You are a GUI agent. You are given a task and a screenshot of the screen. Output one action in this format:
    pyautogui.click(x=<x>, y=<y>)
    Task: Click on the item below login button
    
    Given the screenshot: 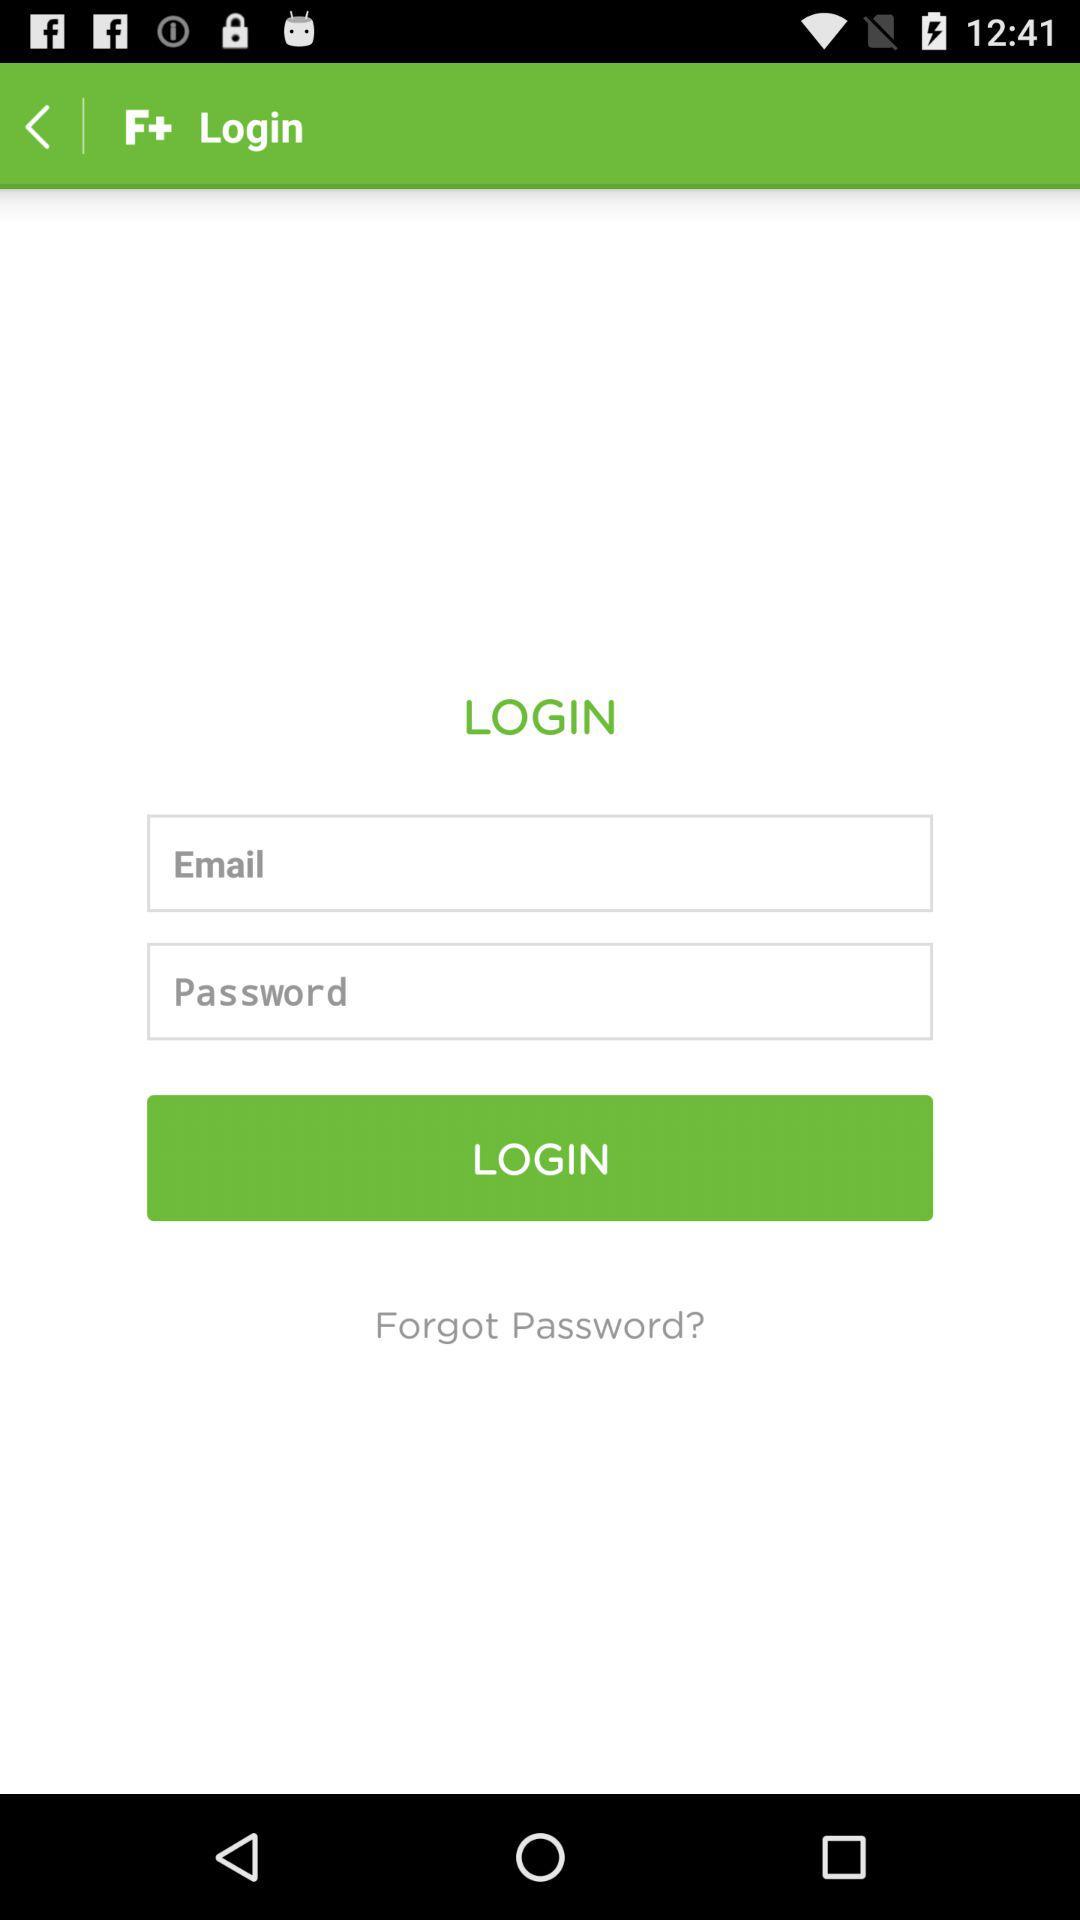 What is the action you would take?
    pyautogui.click(x=538, y=1323)
    